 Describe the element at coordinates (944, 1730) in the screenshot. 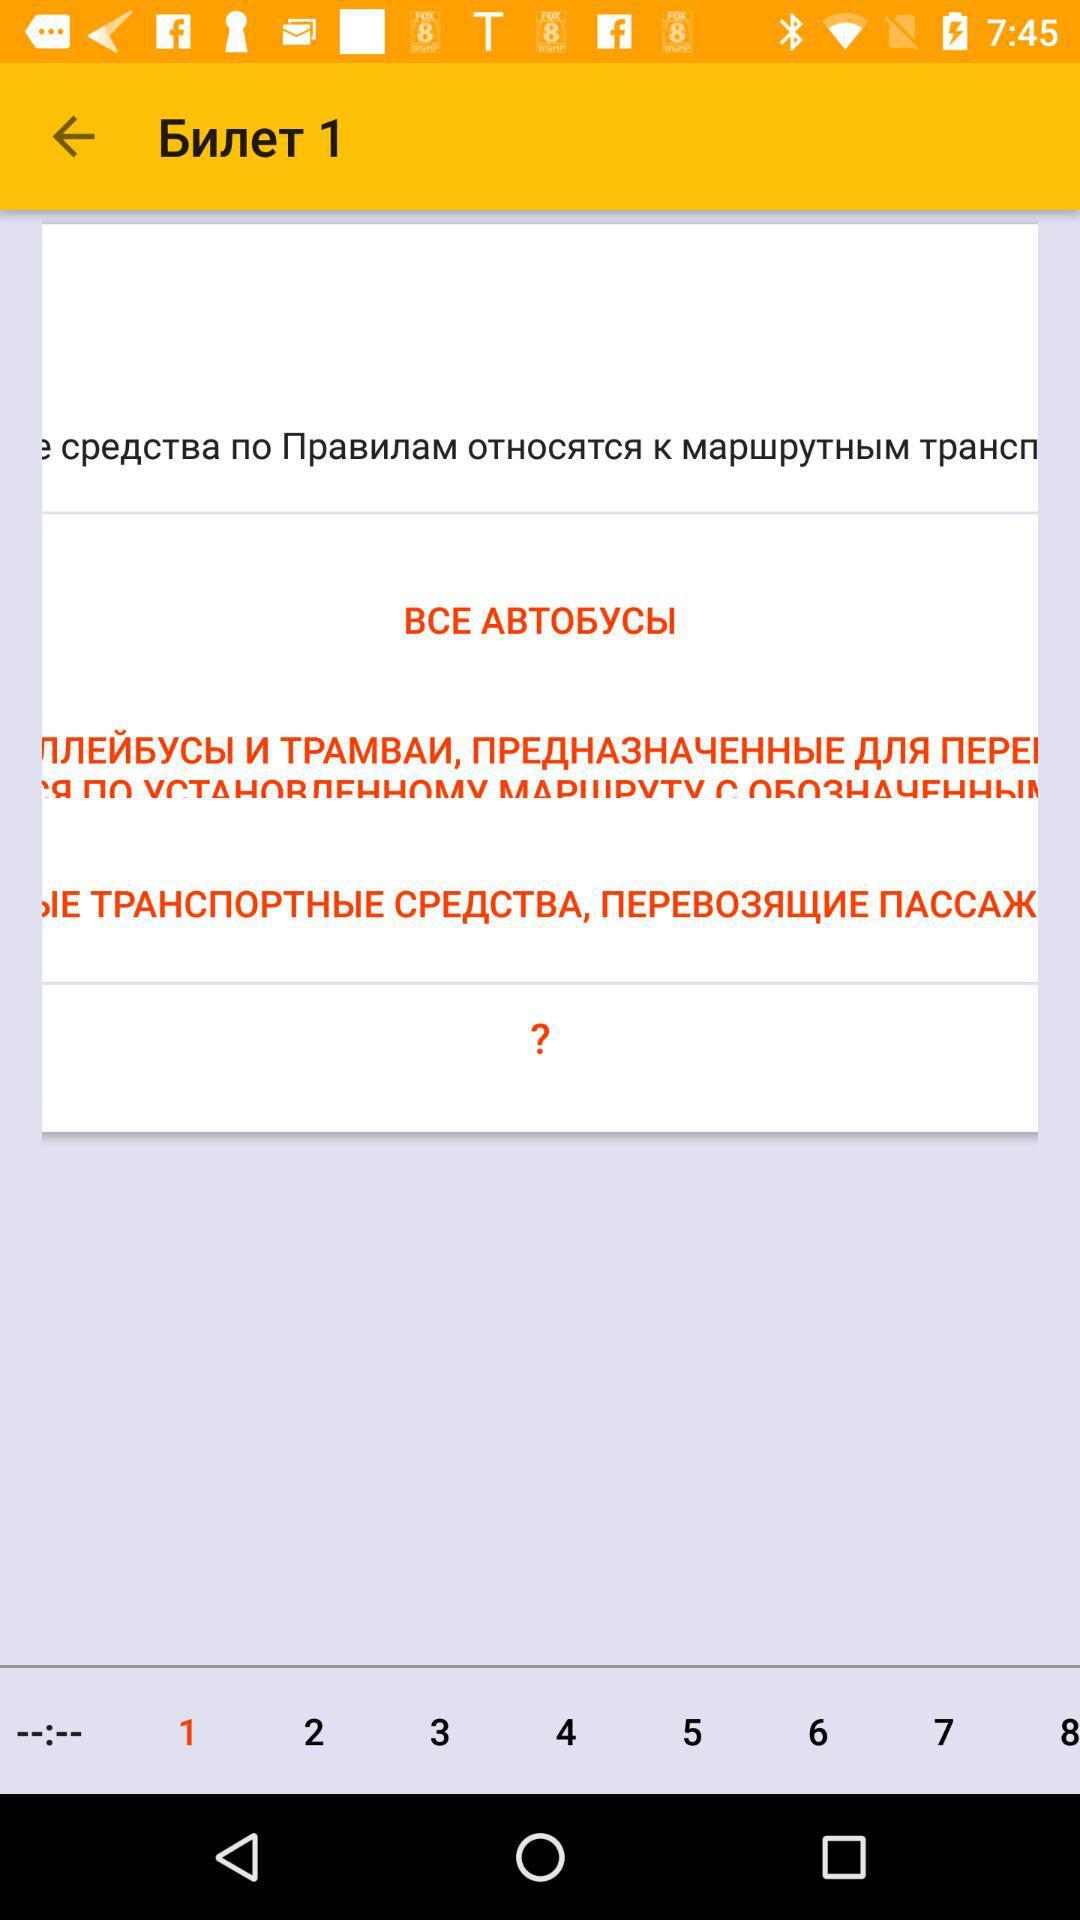

I see `the icon to the right of 6` at that location.